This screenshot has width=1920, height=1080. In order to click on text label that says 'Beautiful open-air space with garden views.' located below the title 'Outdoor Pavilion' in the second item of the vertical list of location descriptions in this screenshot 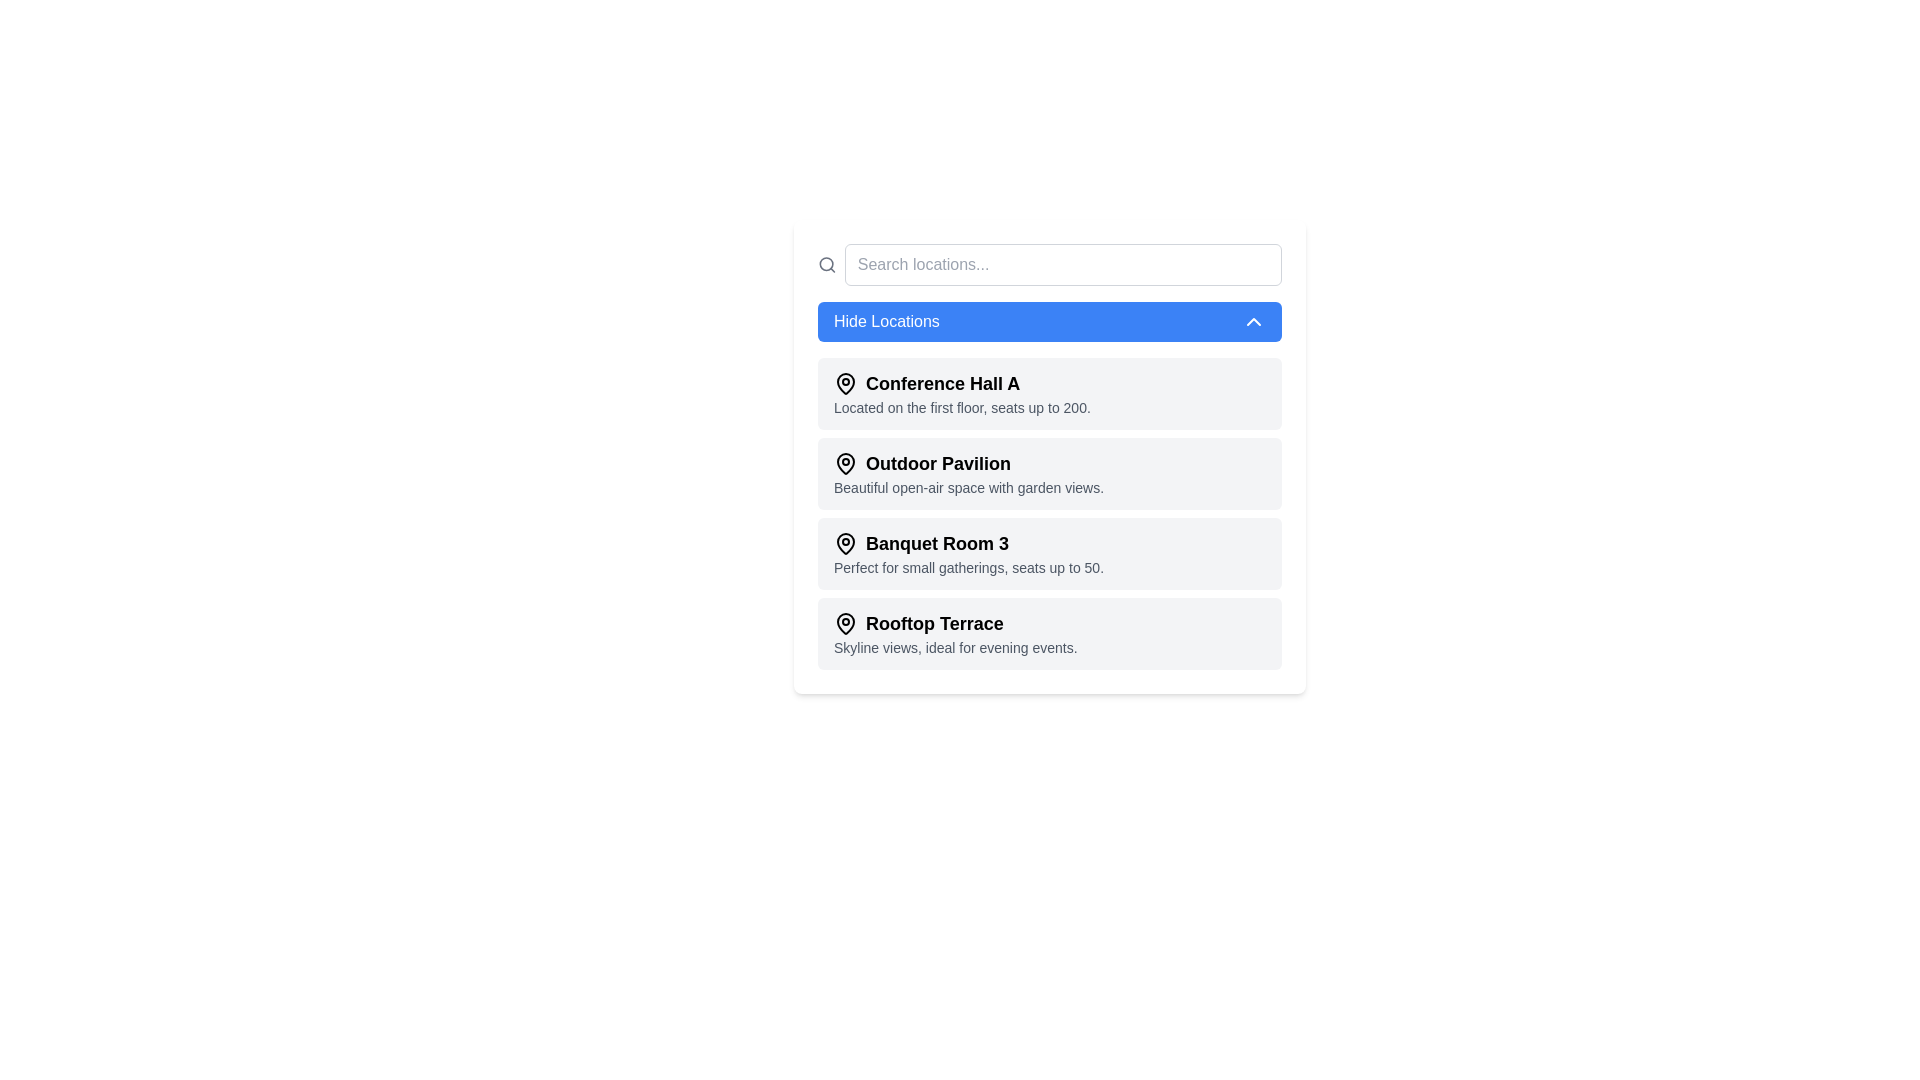, I will do `click(969, 488)`.